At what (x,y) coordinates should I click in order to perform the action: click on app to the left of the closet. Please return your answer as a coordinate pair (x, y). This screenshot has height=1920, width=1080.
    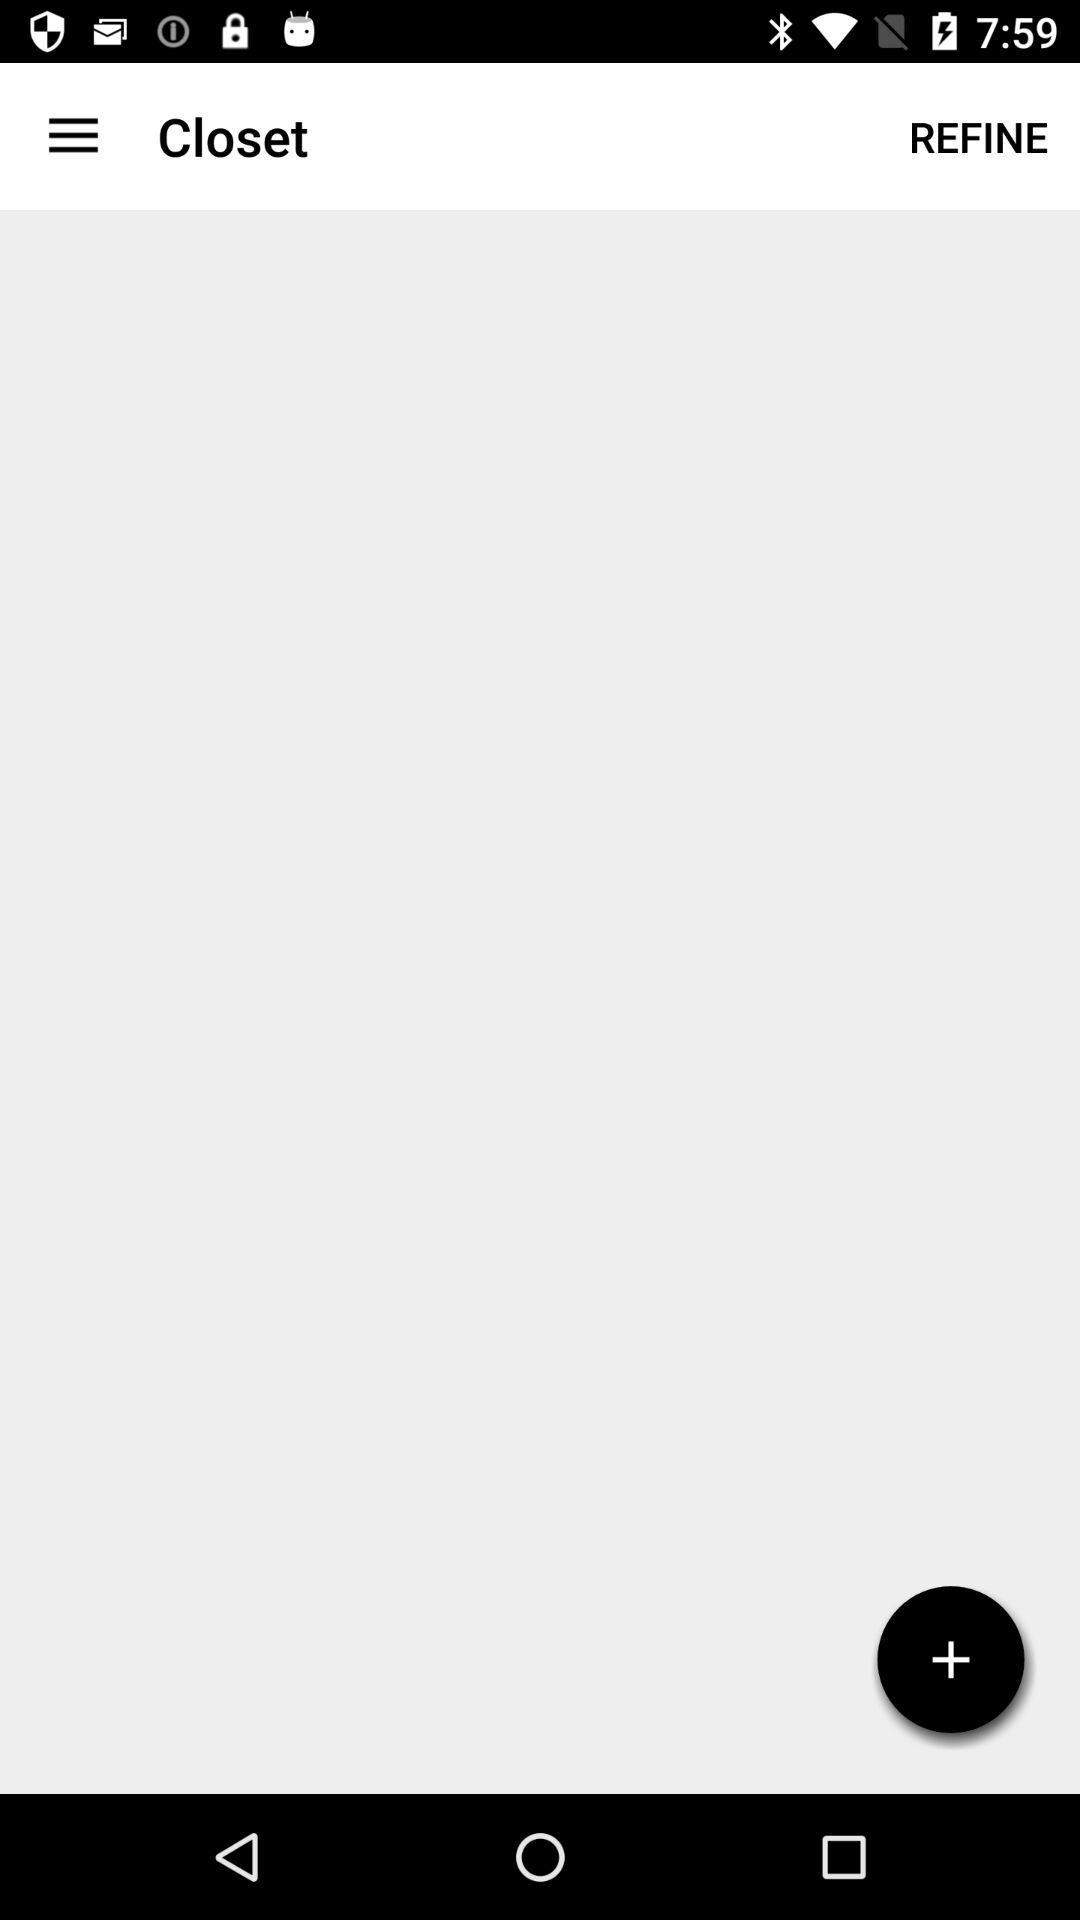
    Looking at the image, I should click on (72, 135).